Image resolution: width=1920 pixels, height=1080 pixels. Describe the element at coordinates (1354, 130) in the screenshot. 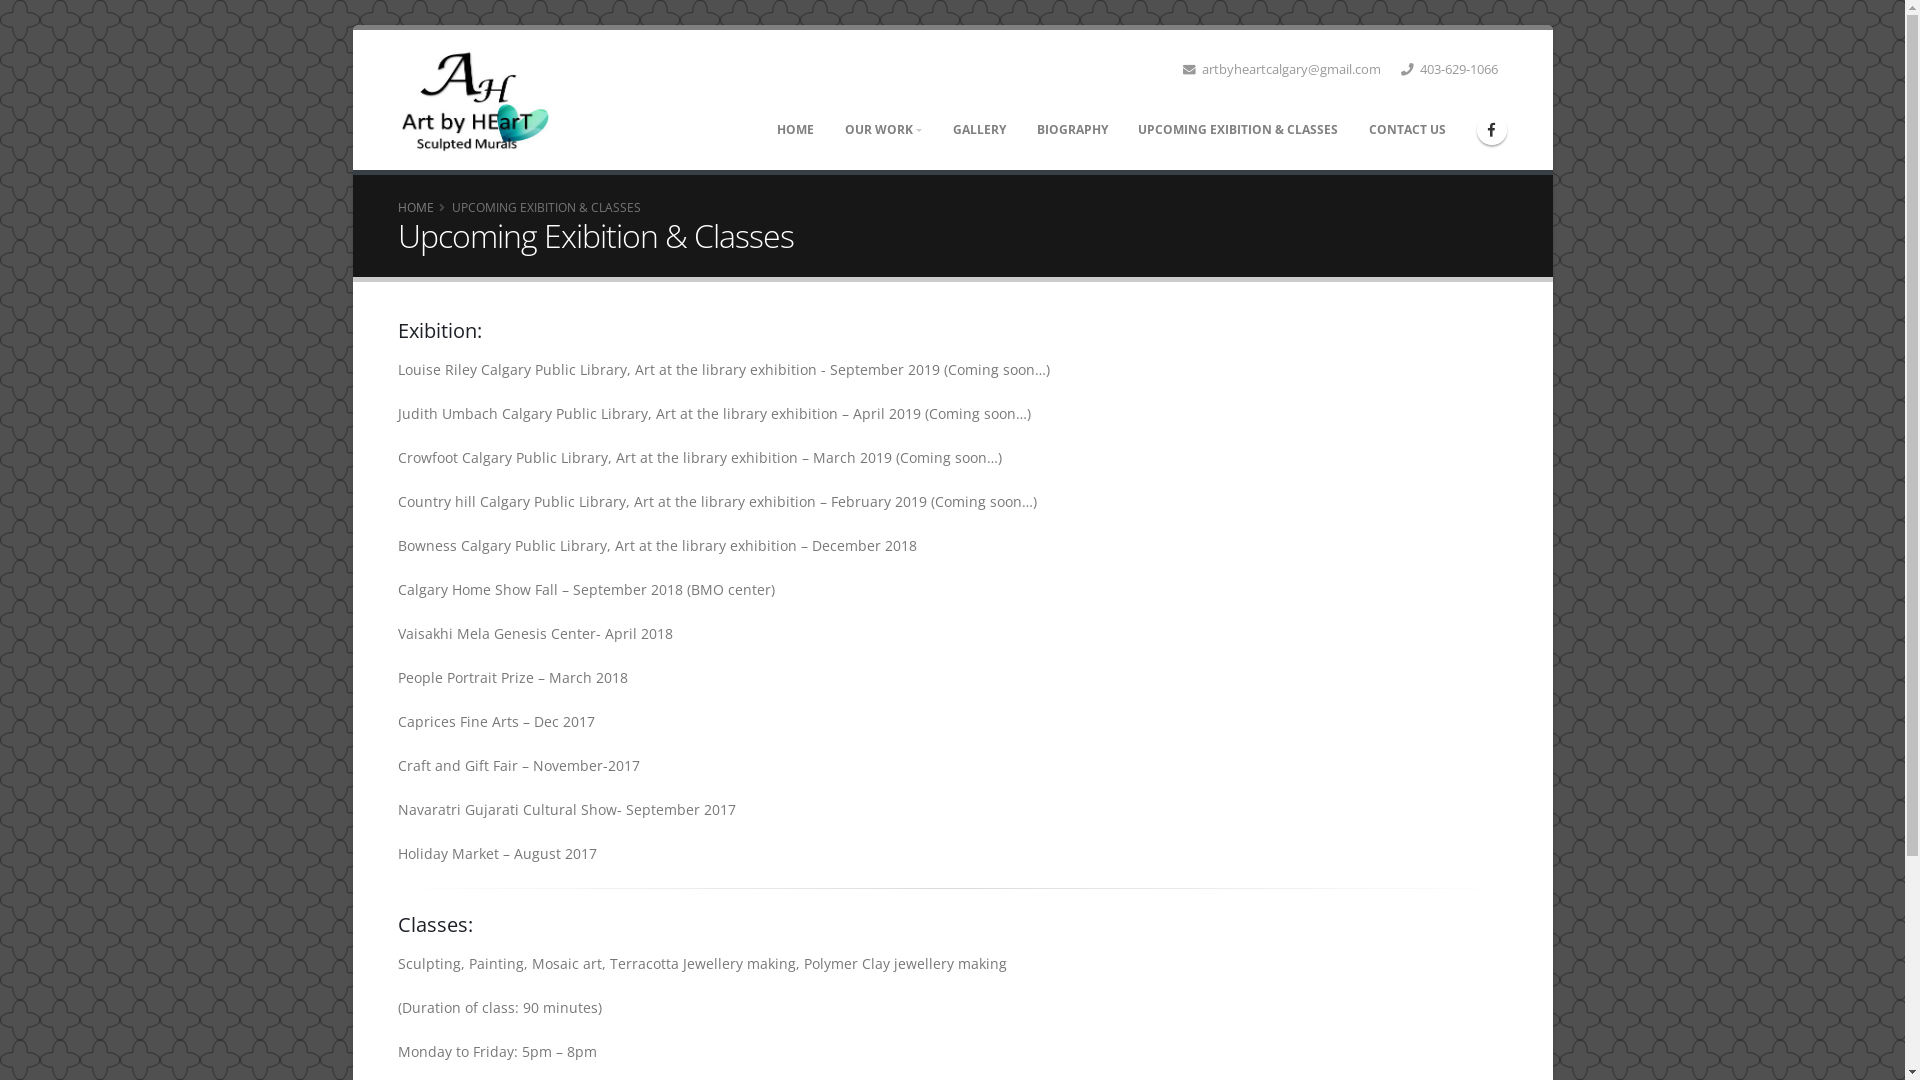

I see `'CONTACT US'` at that location.